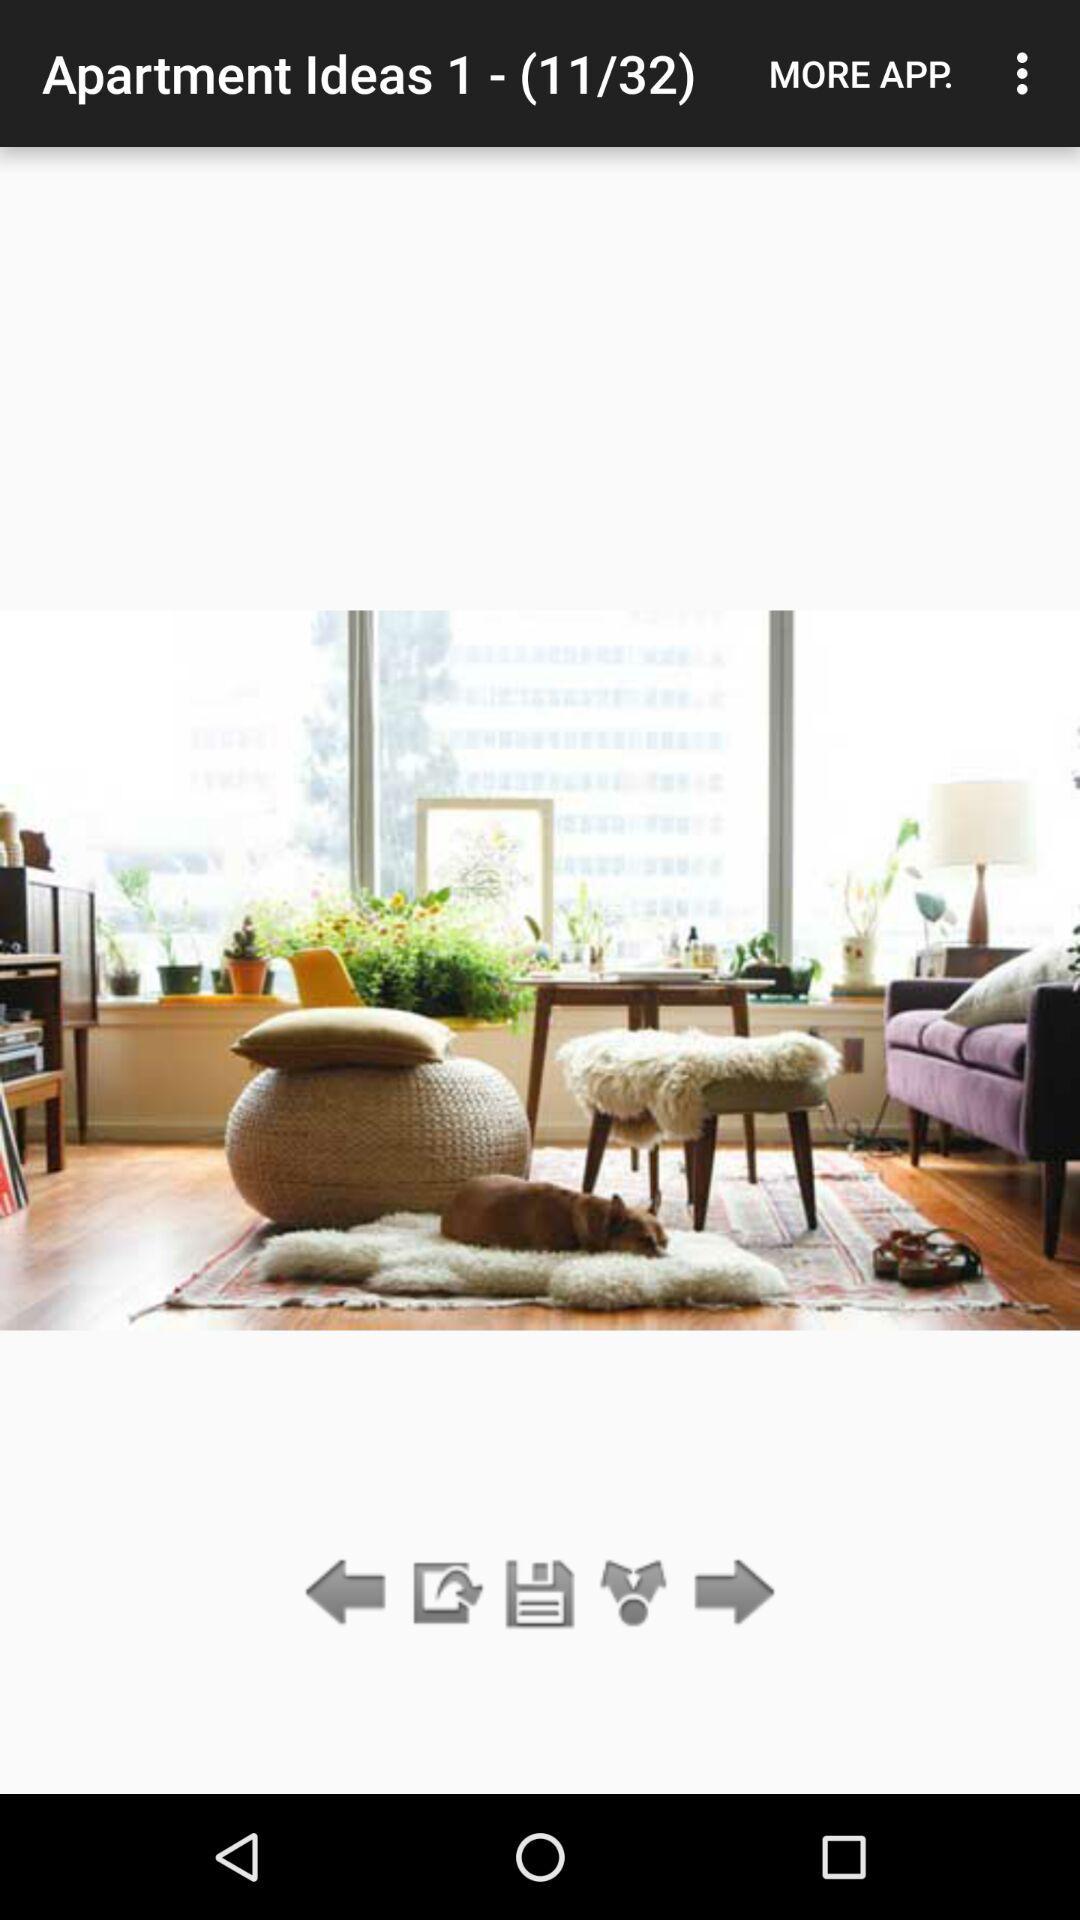  What do you see at coordinates (540, 1593) in the screenshot?
I see `icon below apartment ideas 1 item` at bounding box center [540, 1593].